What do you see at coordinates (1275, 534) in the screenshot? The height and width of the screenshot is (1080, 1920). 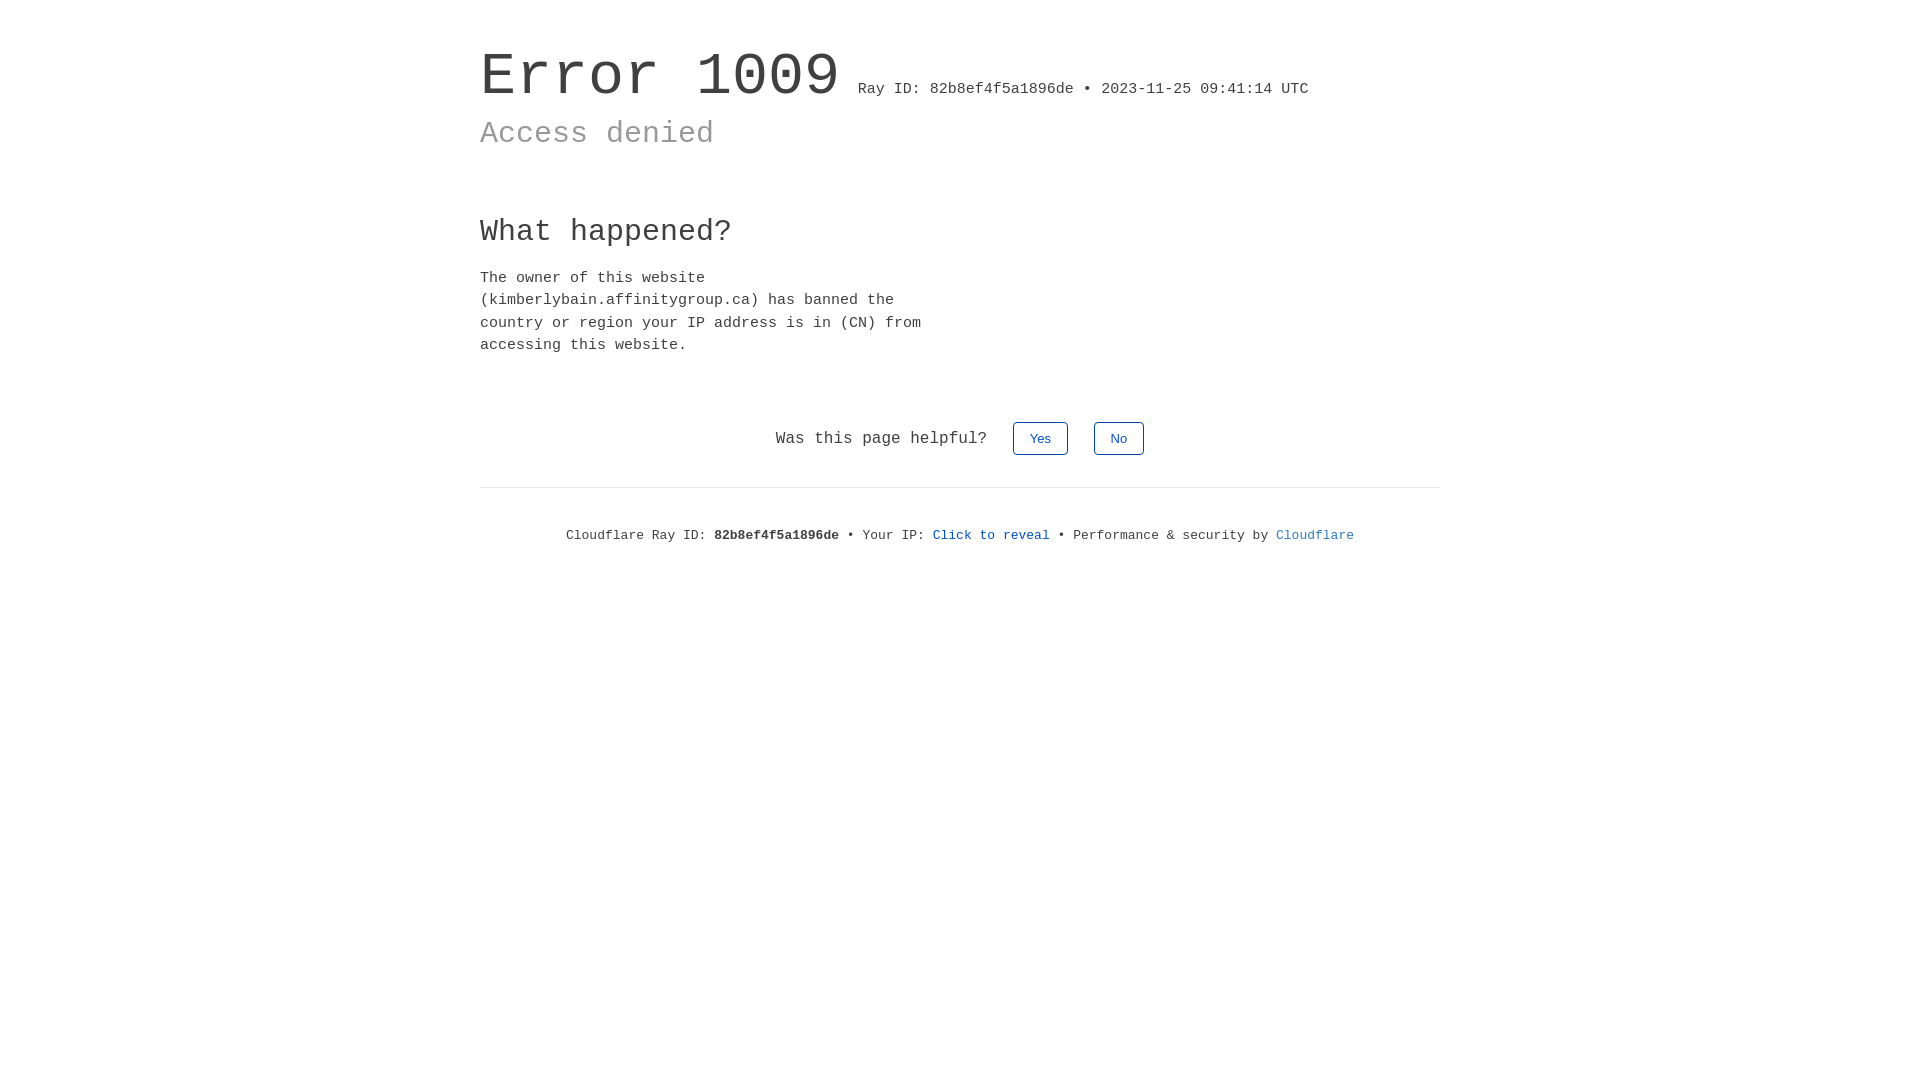 I see `'Cloudflare'` at bounding box center [1275, 534].